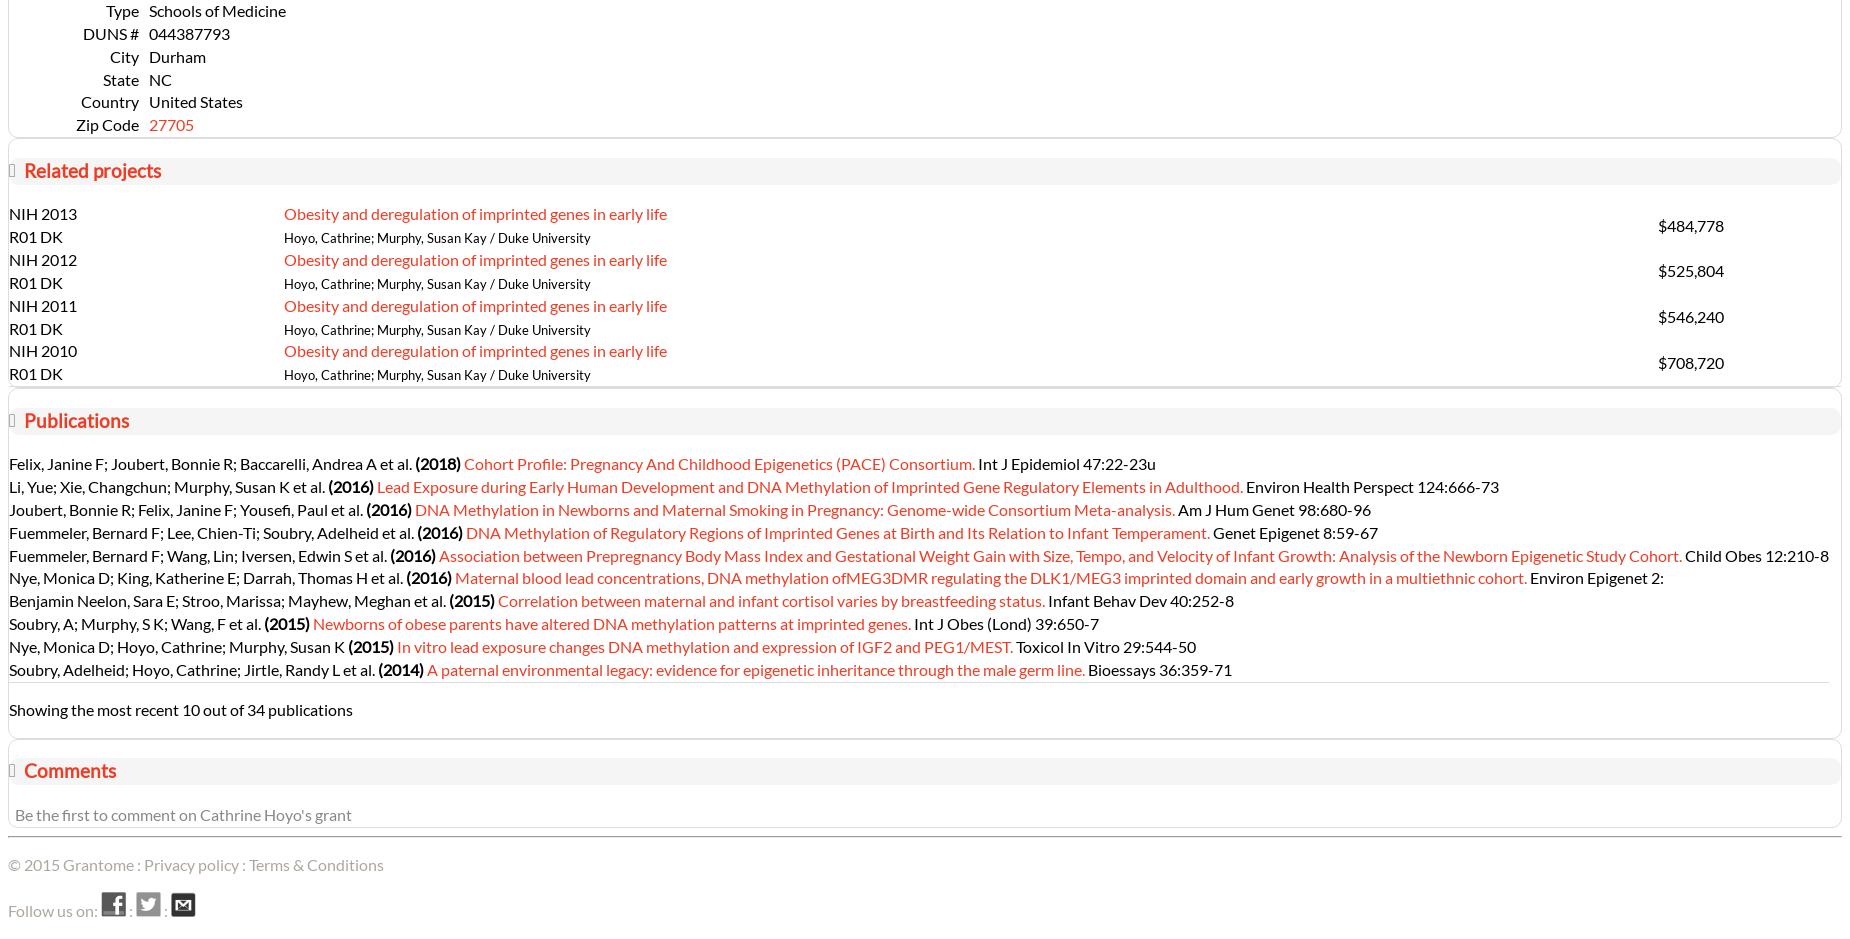 The width and height of the screenshot is (1850, 939). What do you see at coordinates (177, 644) in the screenshot?
I see `'Nye, Monica D;  Hoyo, Cathrine;  Murphy, Susan K'` at bounding box center [177, 644].